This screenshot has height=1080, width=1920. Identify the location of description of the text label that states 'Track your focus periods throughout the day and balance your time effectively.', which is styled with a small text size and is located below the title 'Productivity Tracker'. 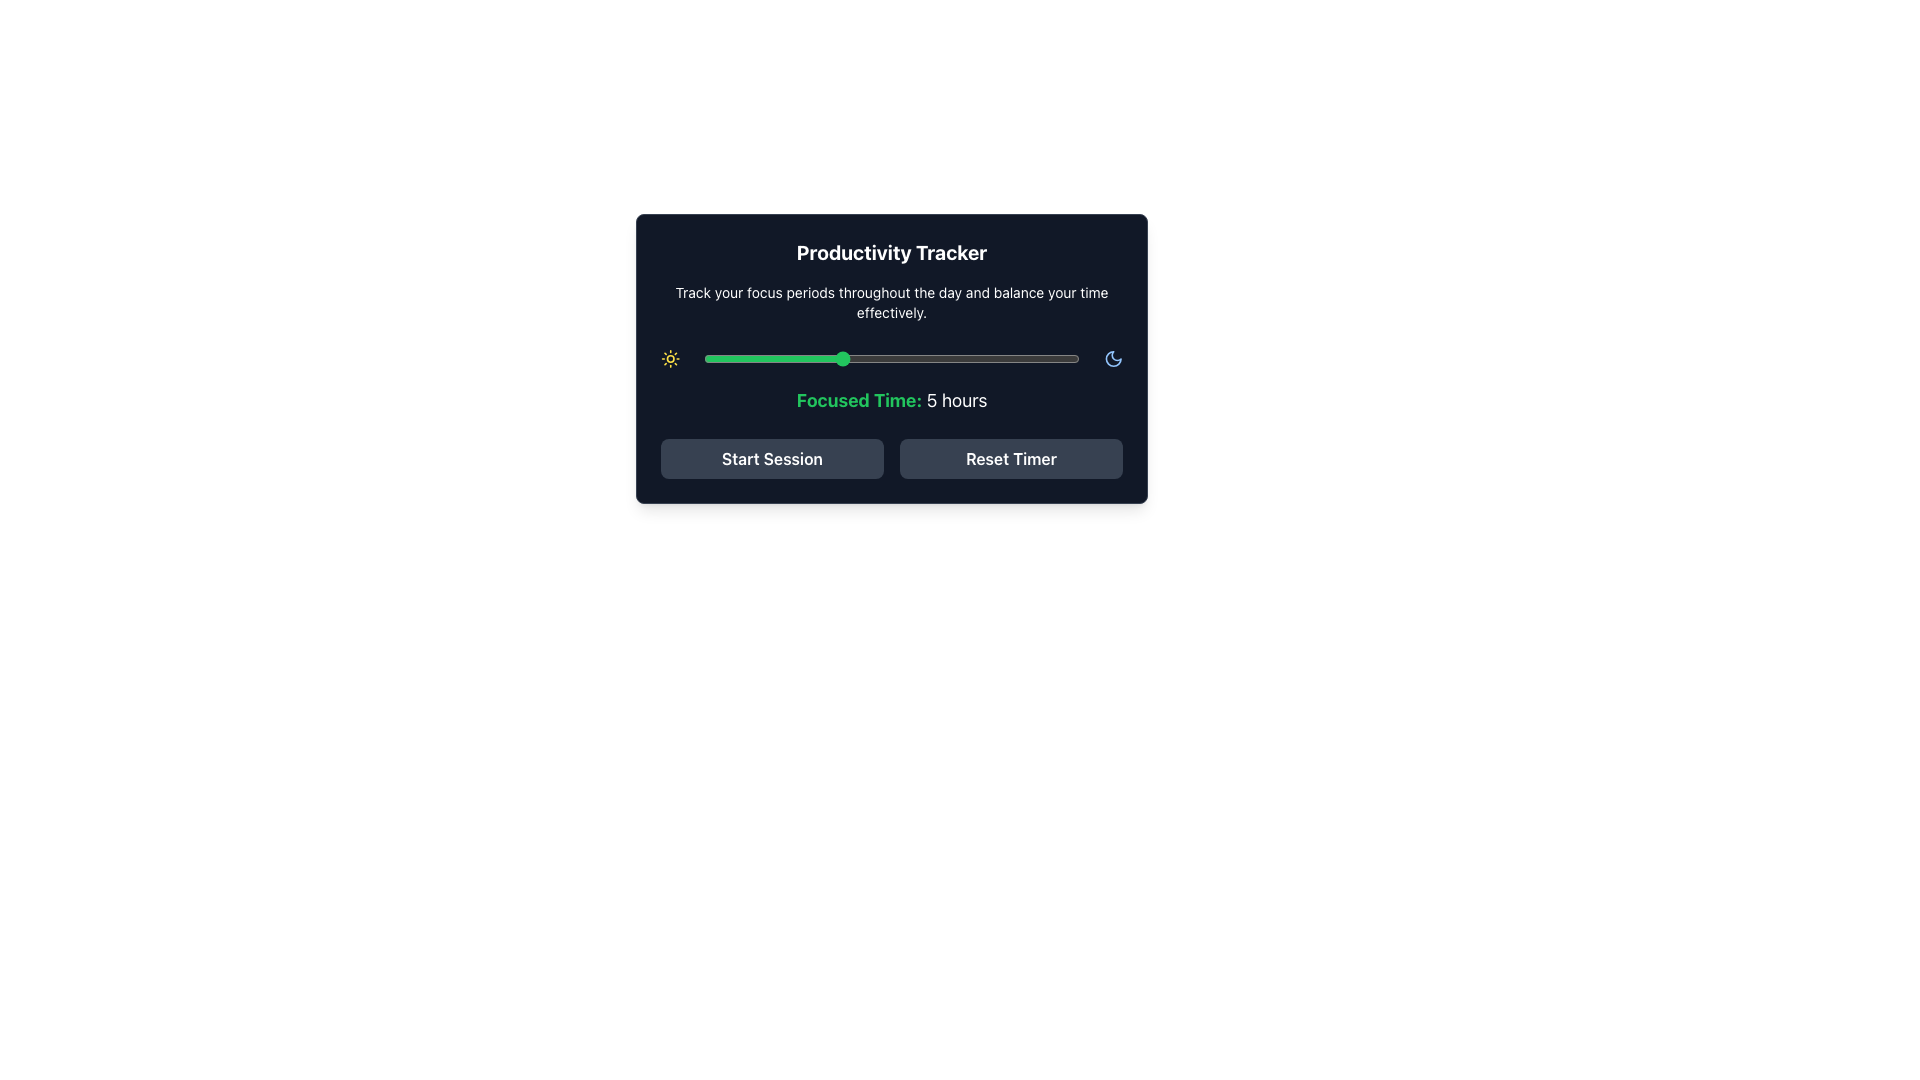
(891, 303).